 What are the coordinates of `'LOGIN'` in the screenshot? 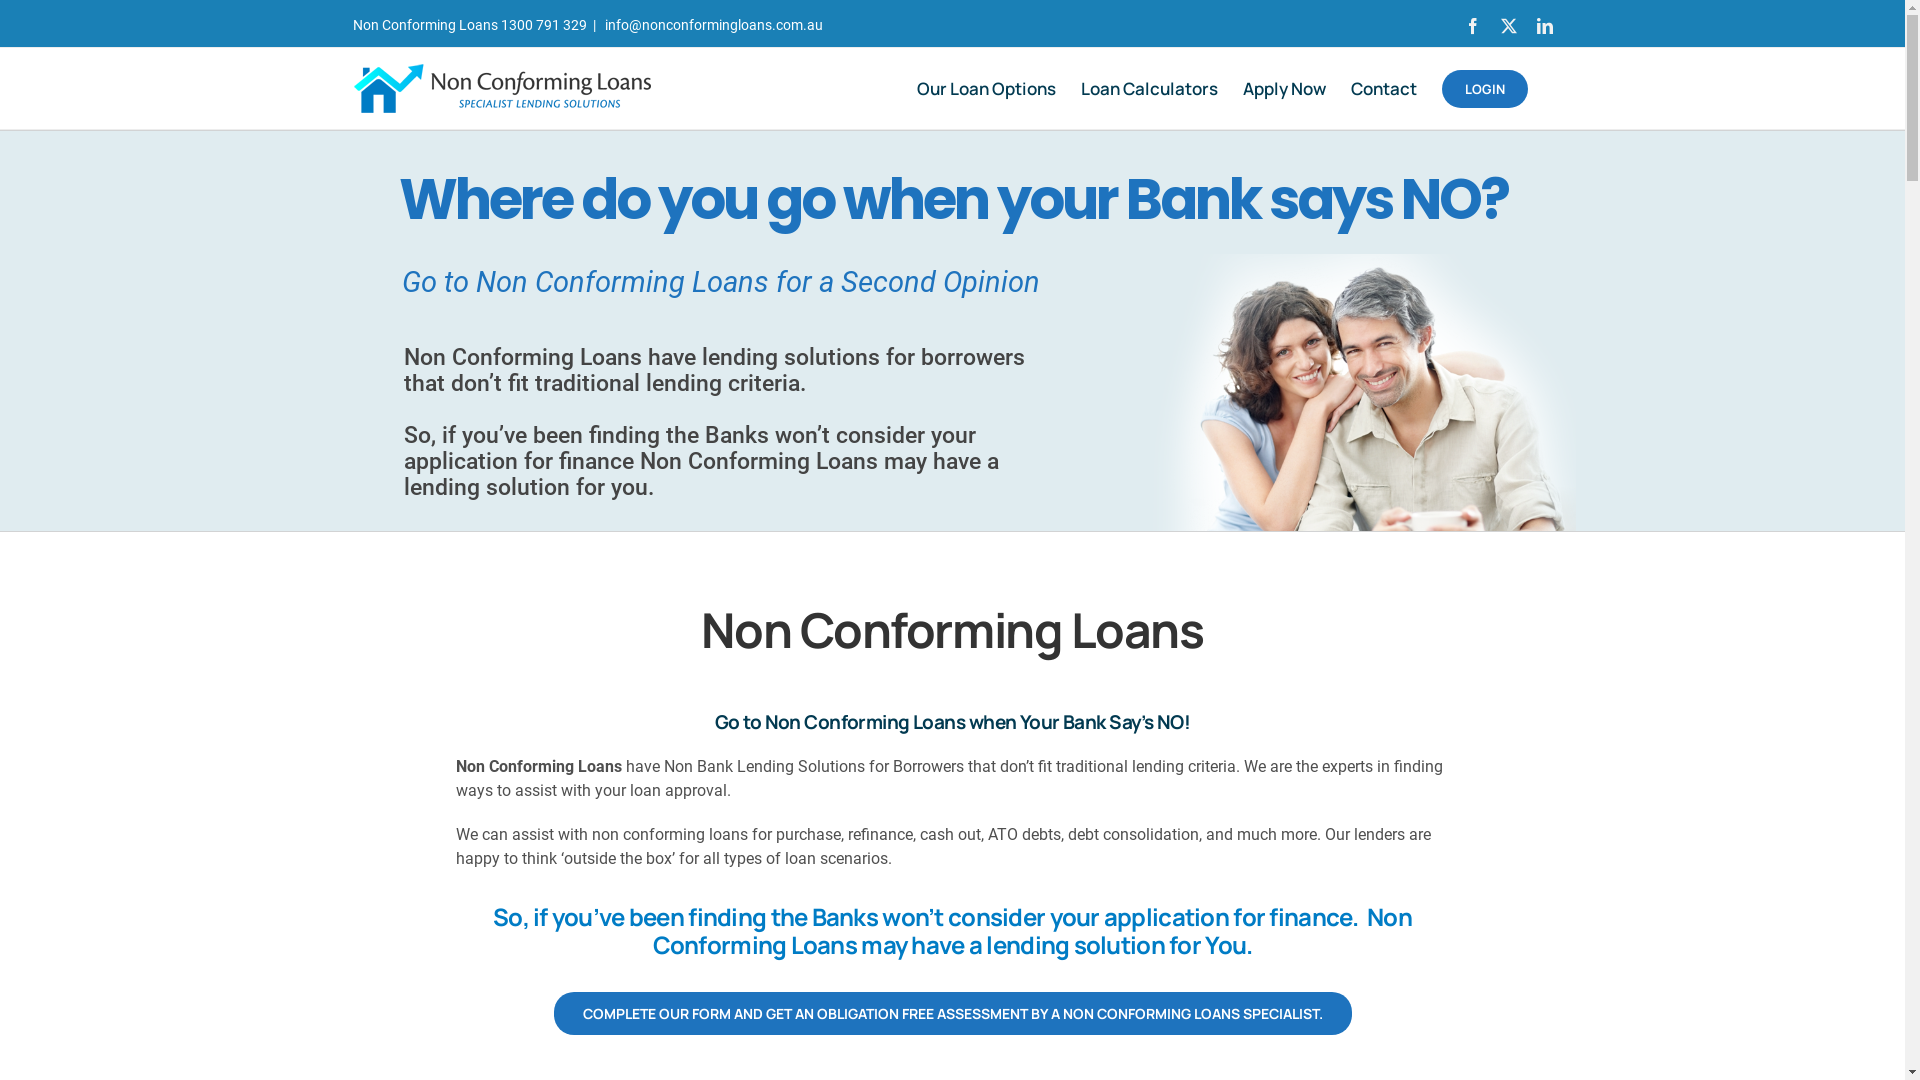 It's located at (1484, 87).